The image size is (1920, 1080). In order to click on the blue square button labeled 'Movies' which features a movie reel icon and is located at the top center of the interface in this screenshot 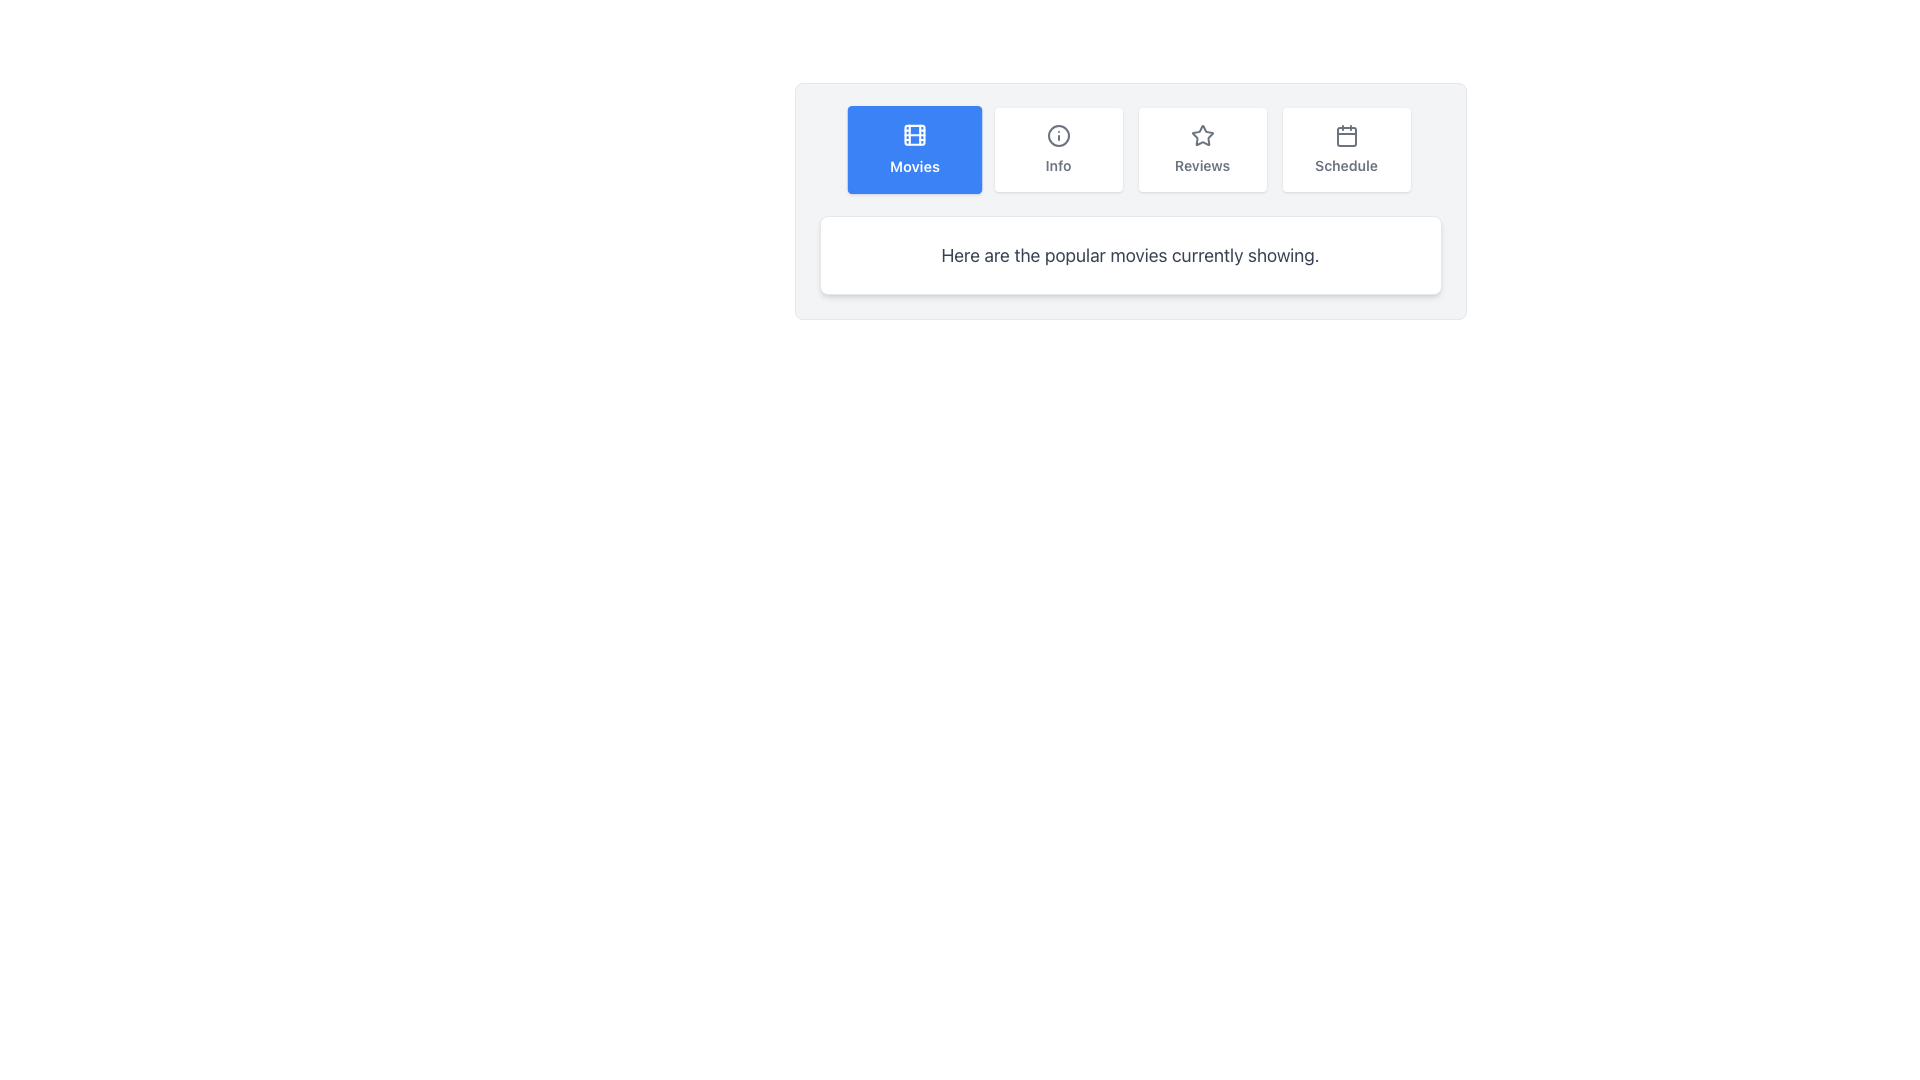, I will do `click(913, 149)`.